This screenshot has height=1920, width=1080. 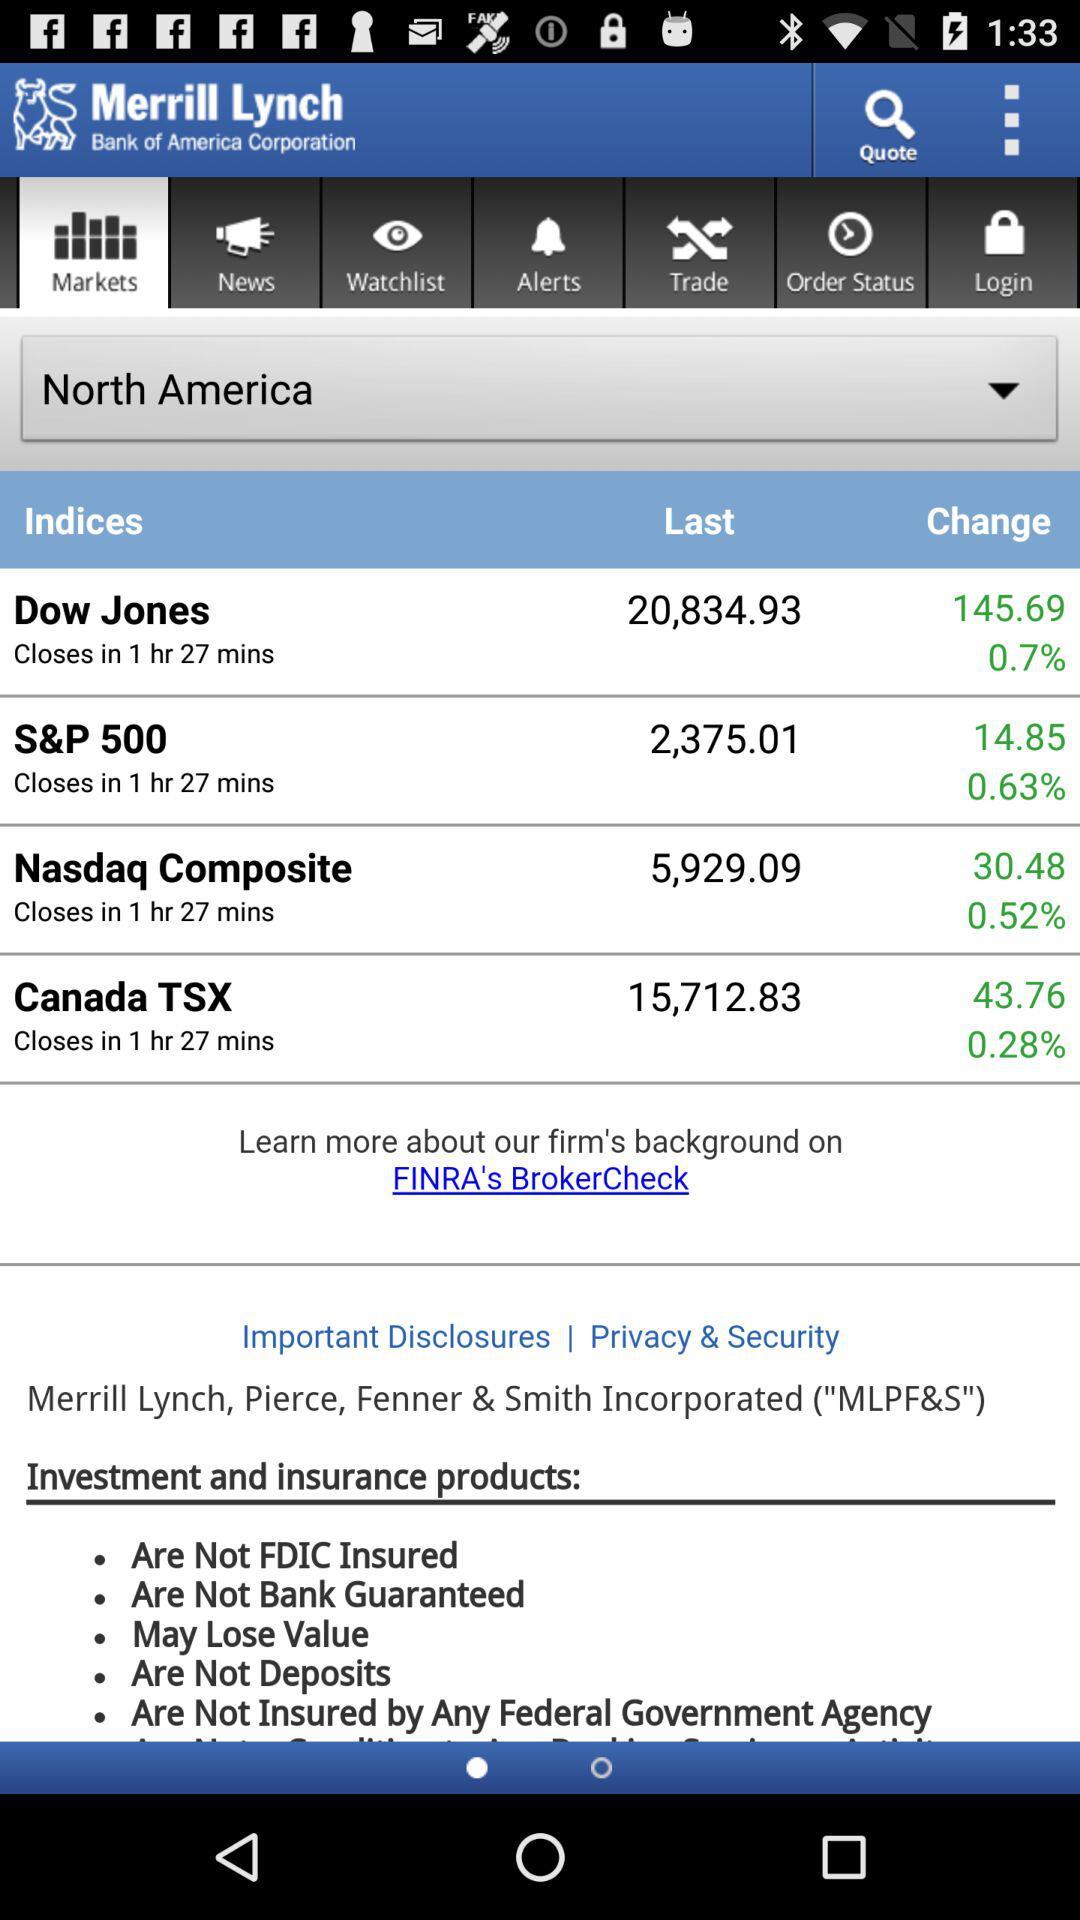 I want to click on the more icon, so click(x=1018, y=127).